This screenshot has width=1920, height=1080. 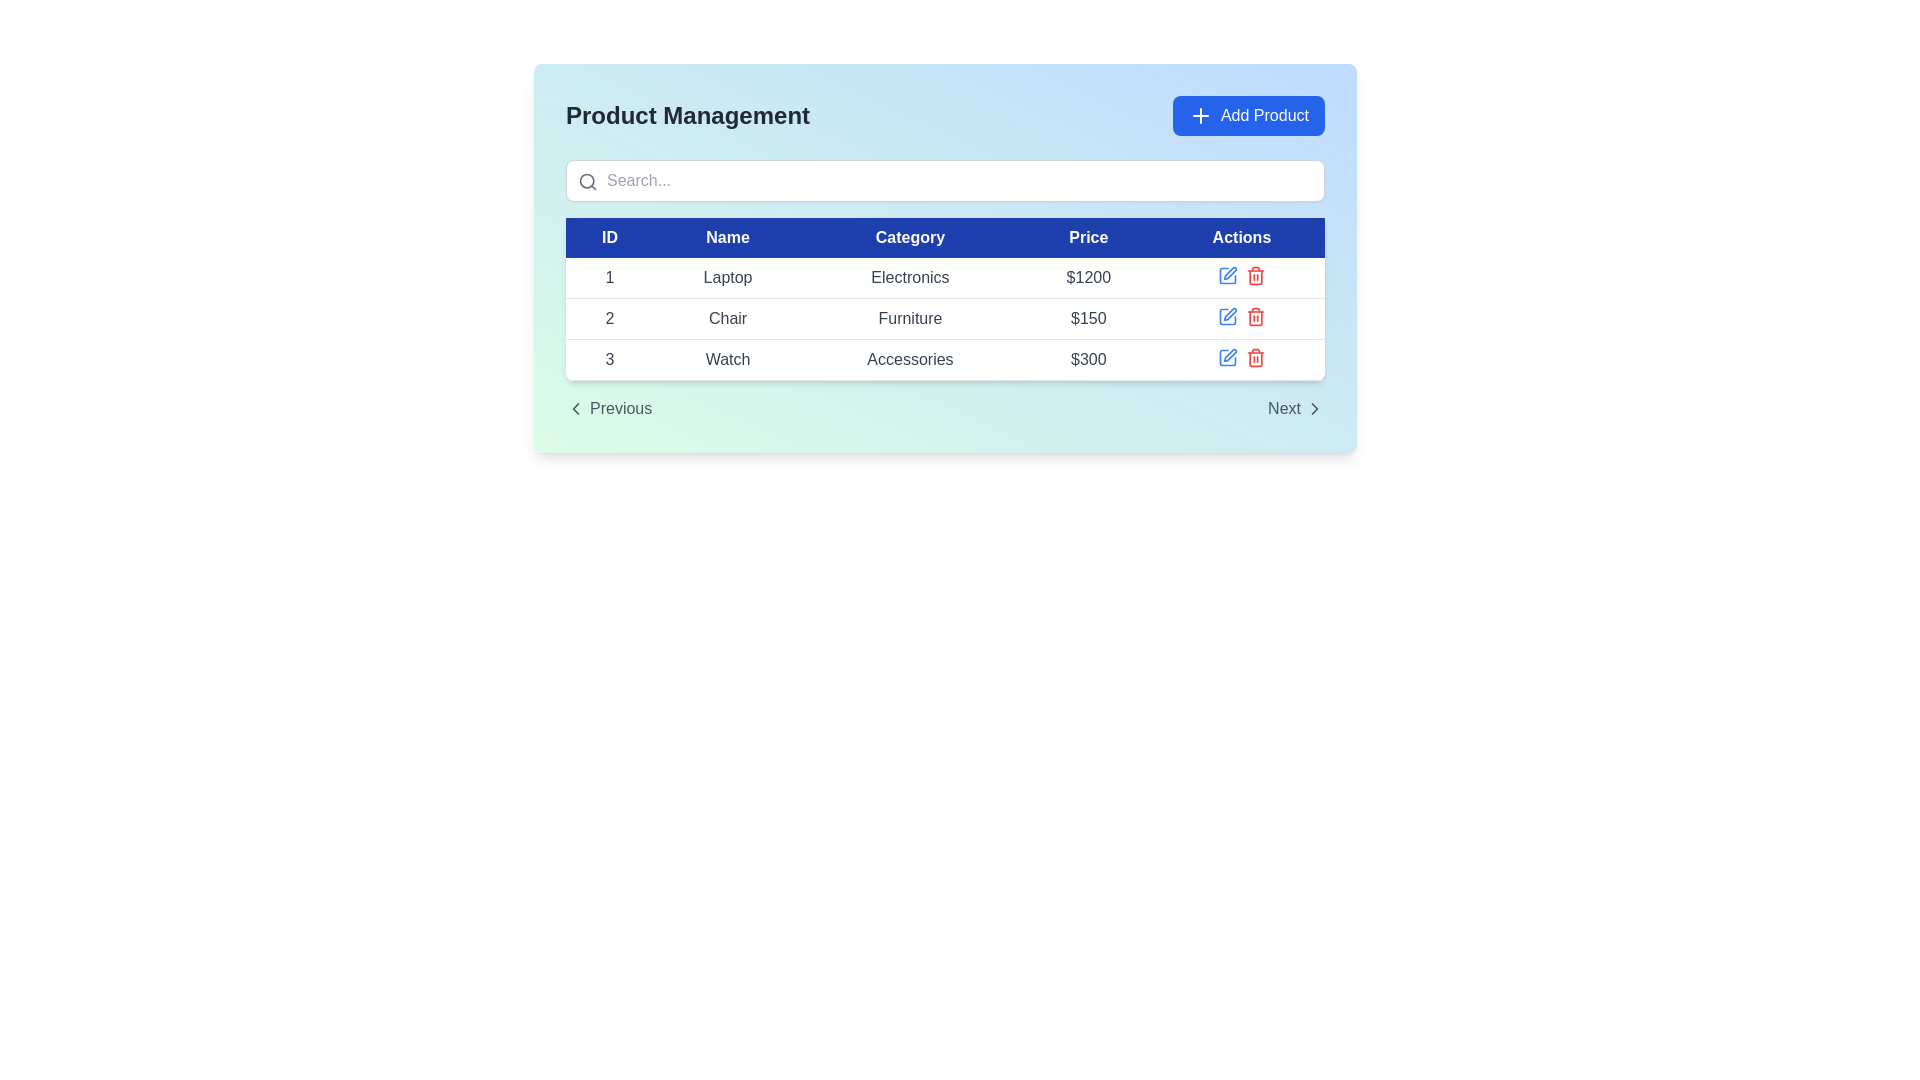 I want to click on text displayed in the text label showing the value '$300' in the fourth column of the third row in the 'Product Management' interface, so click(x=1087, y=358).